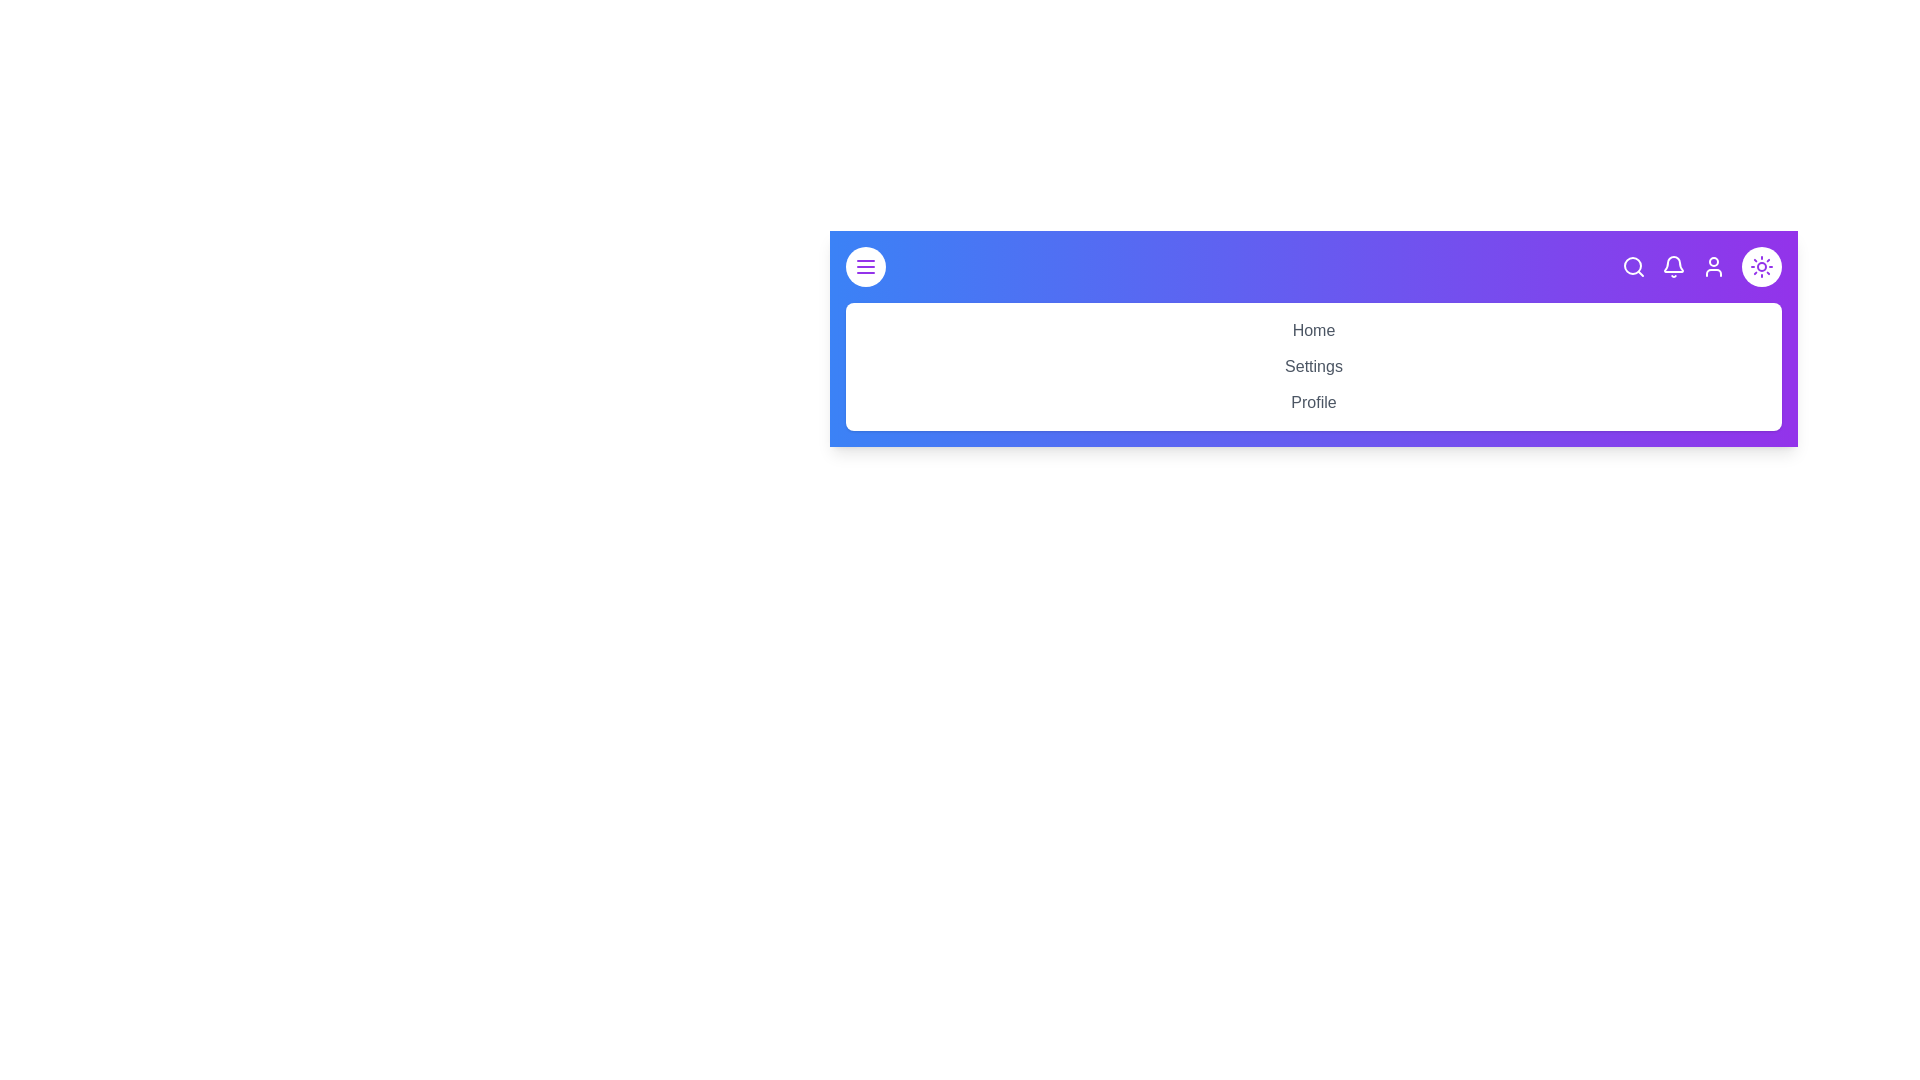  What do you see at coordinates (1314, 366) in the screenshot?
I see `the 'Settings' link in the navigation menu` at bounding box center [1314, 366].